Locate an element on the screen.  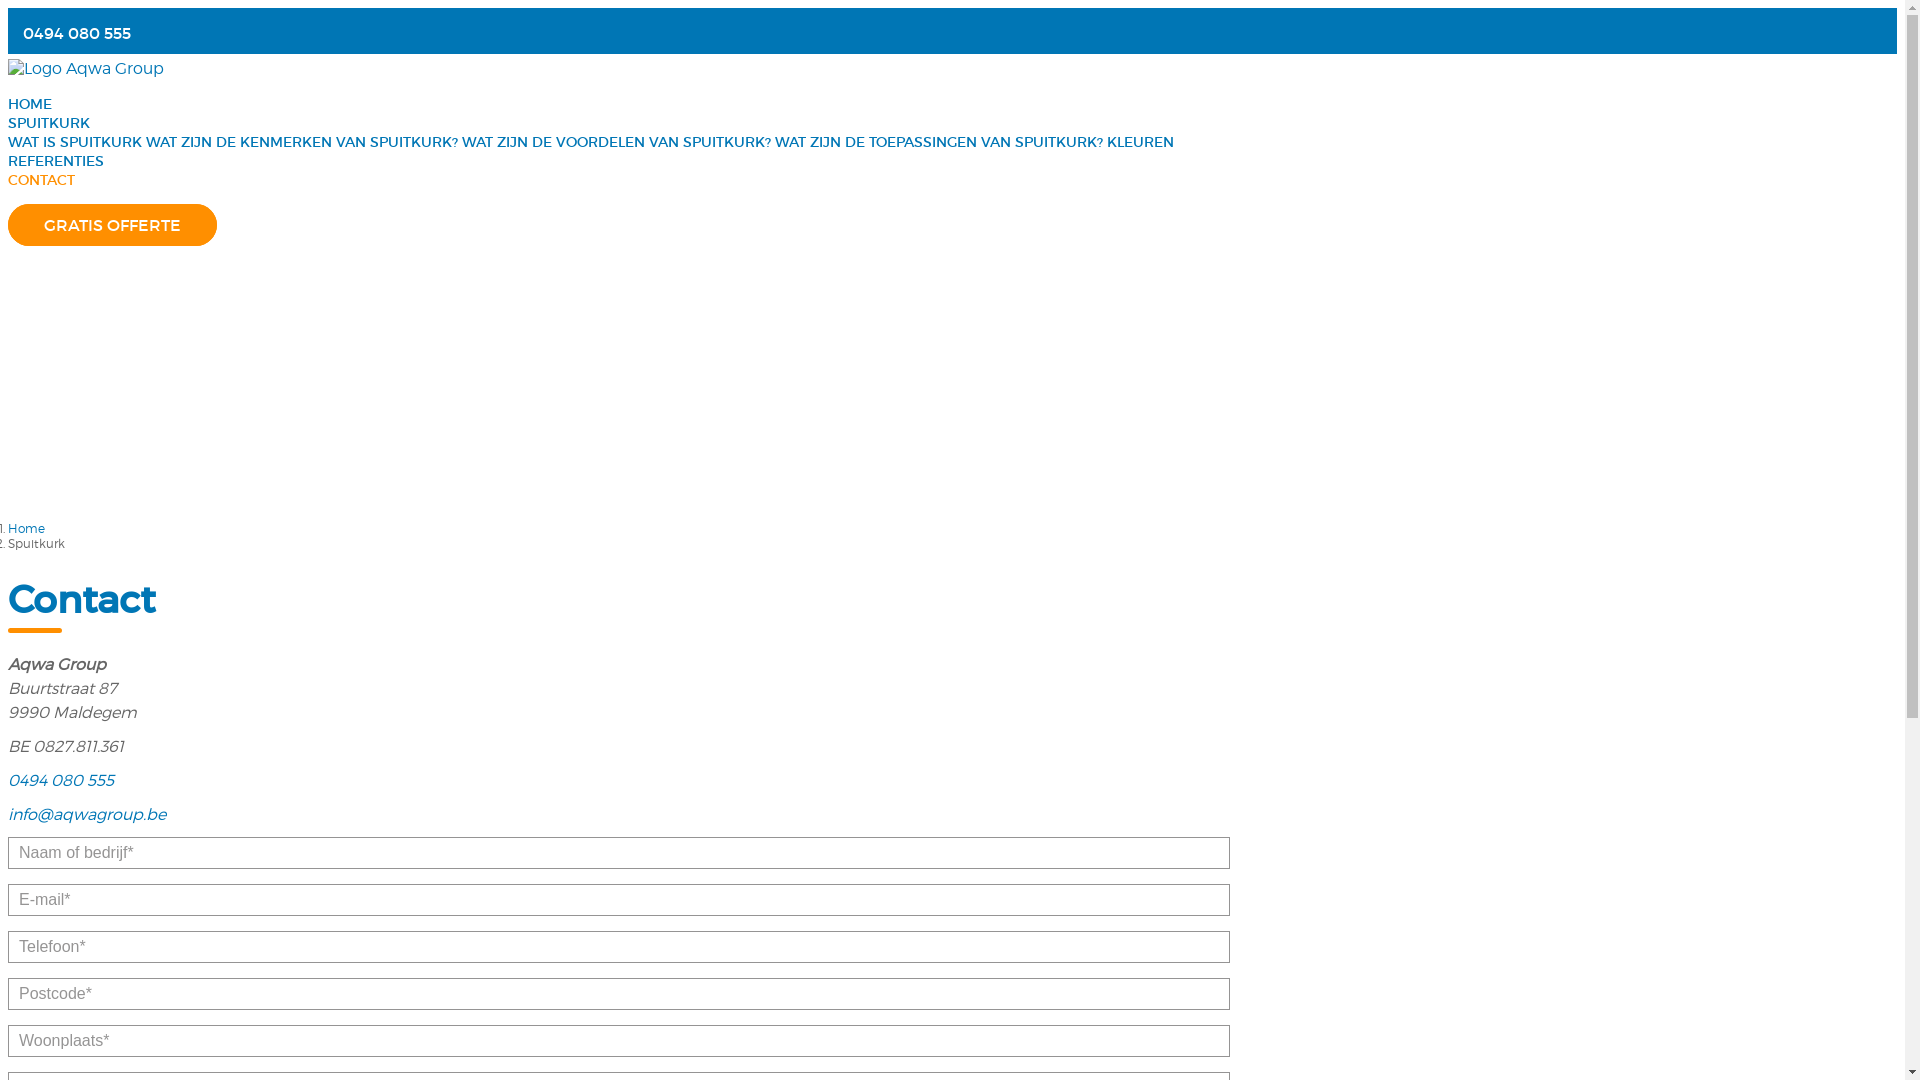
'Logo Aqwa Group' is located at coordinates (85, 67).